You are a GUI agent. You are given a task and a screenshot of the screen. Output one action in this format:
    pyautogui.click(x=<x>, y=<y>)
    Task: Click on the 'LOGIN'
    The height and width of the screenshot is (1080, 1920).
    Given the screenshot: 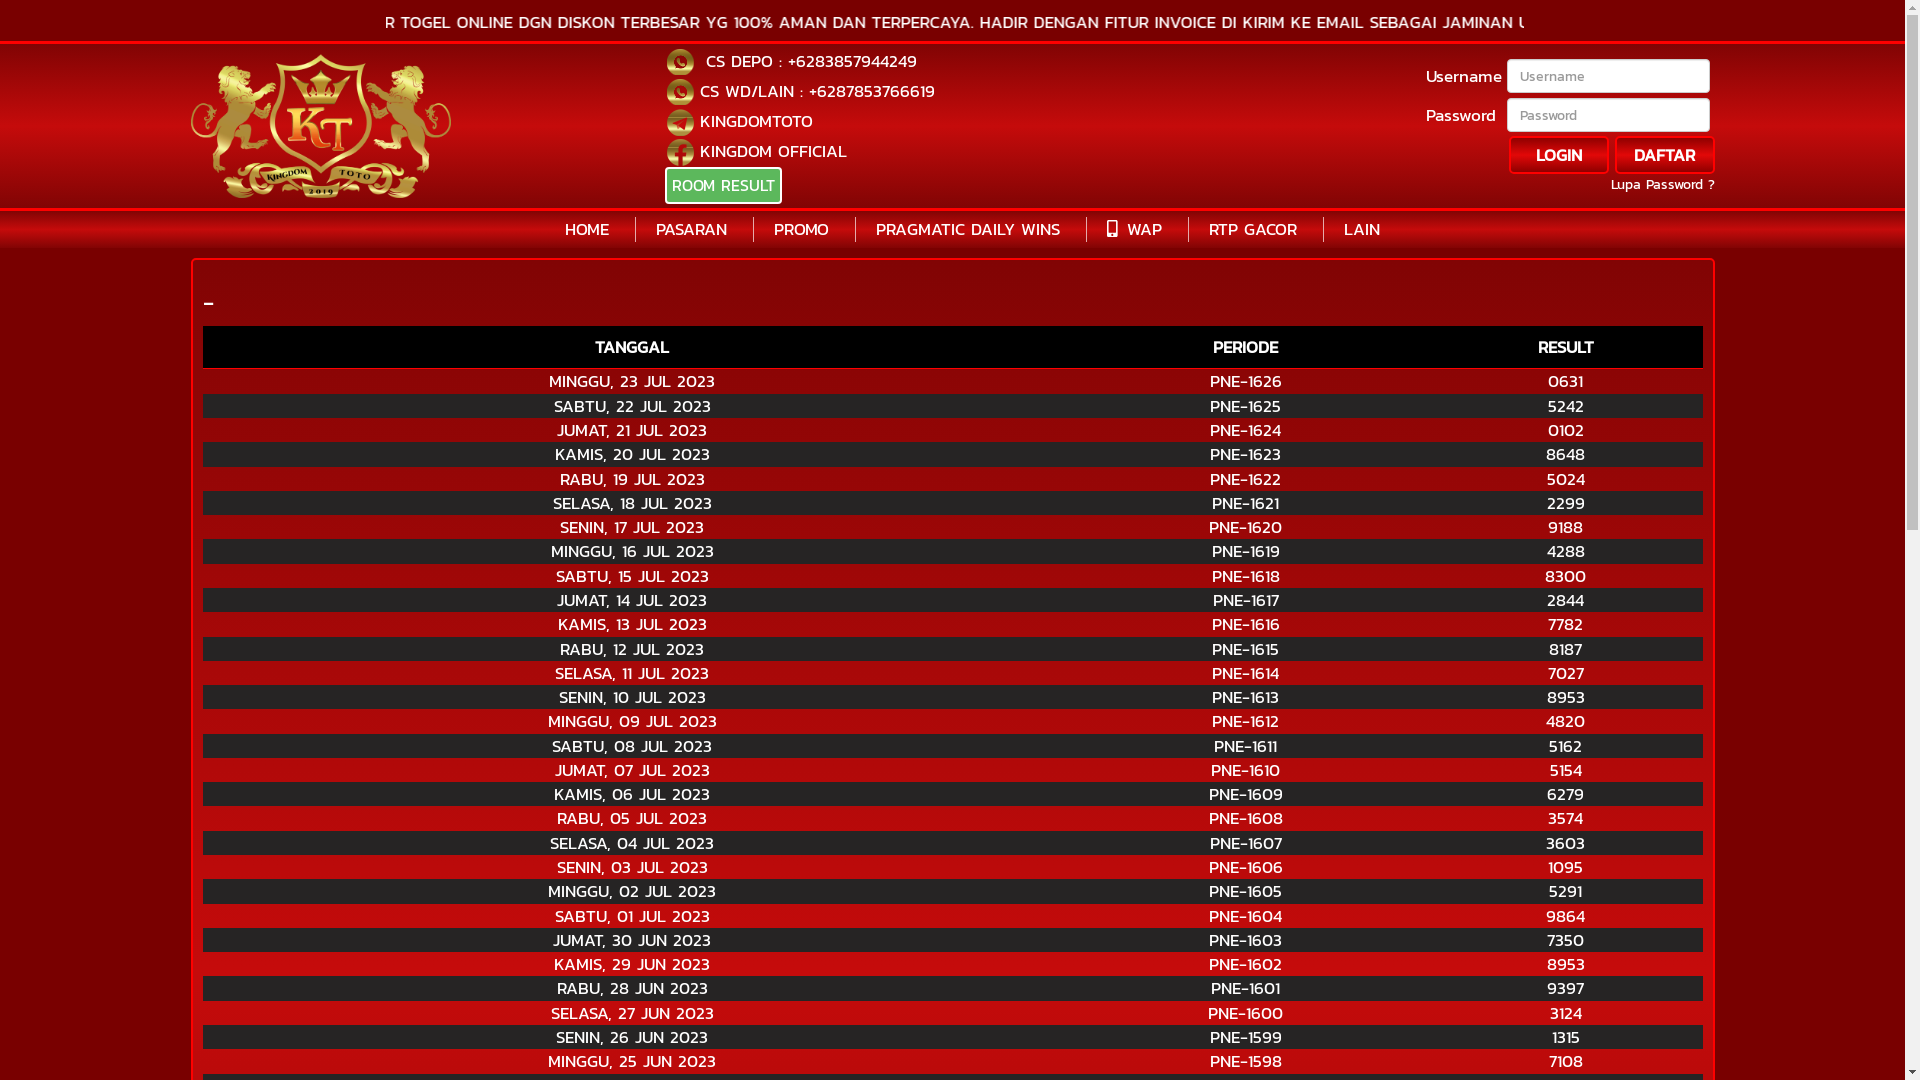 What is the action you would take?
    pyautogui.click(x=1557, y=153)
    